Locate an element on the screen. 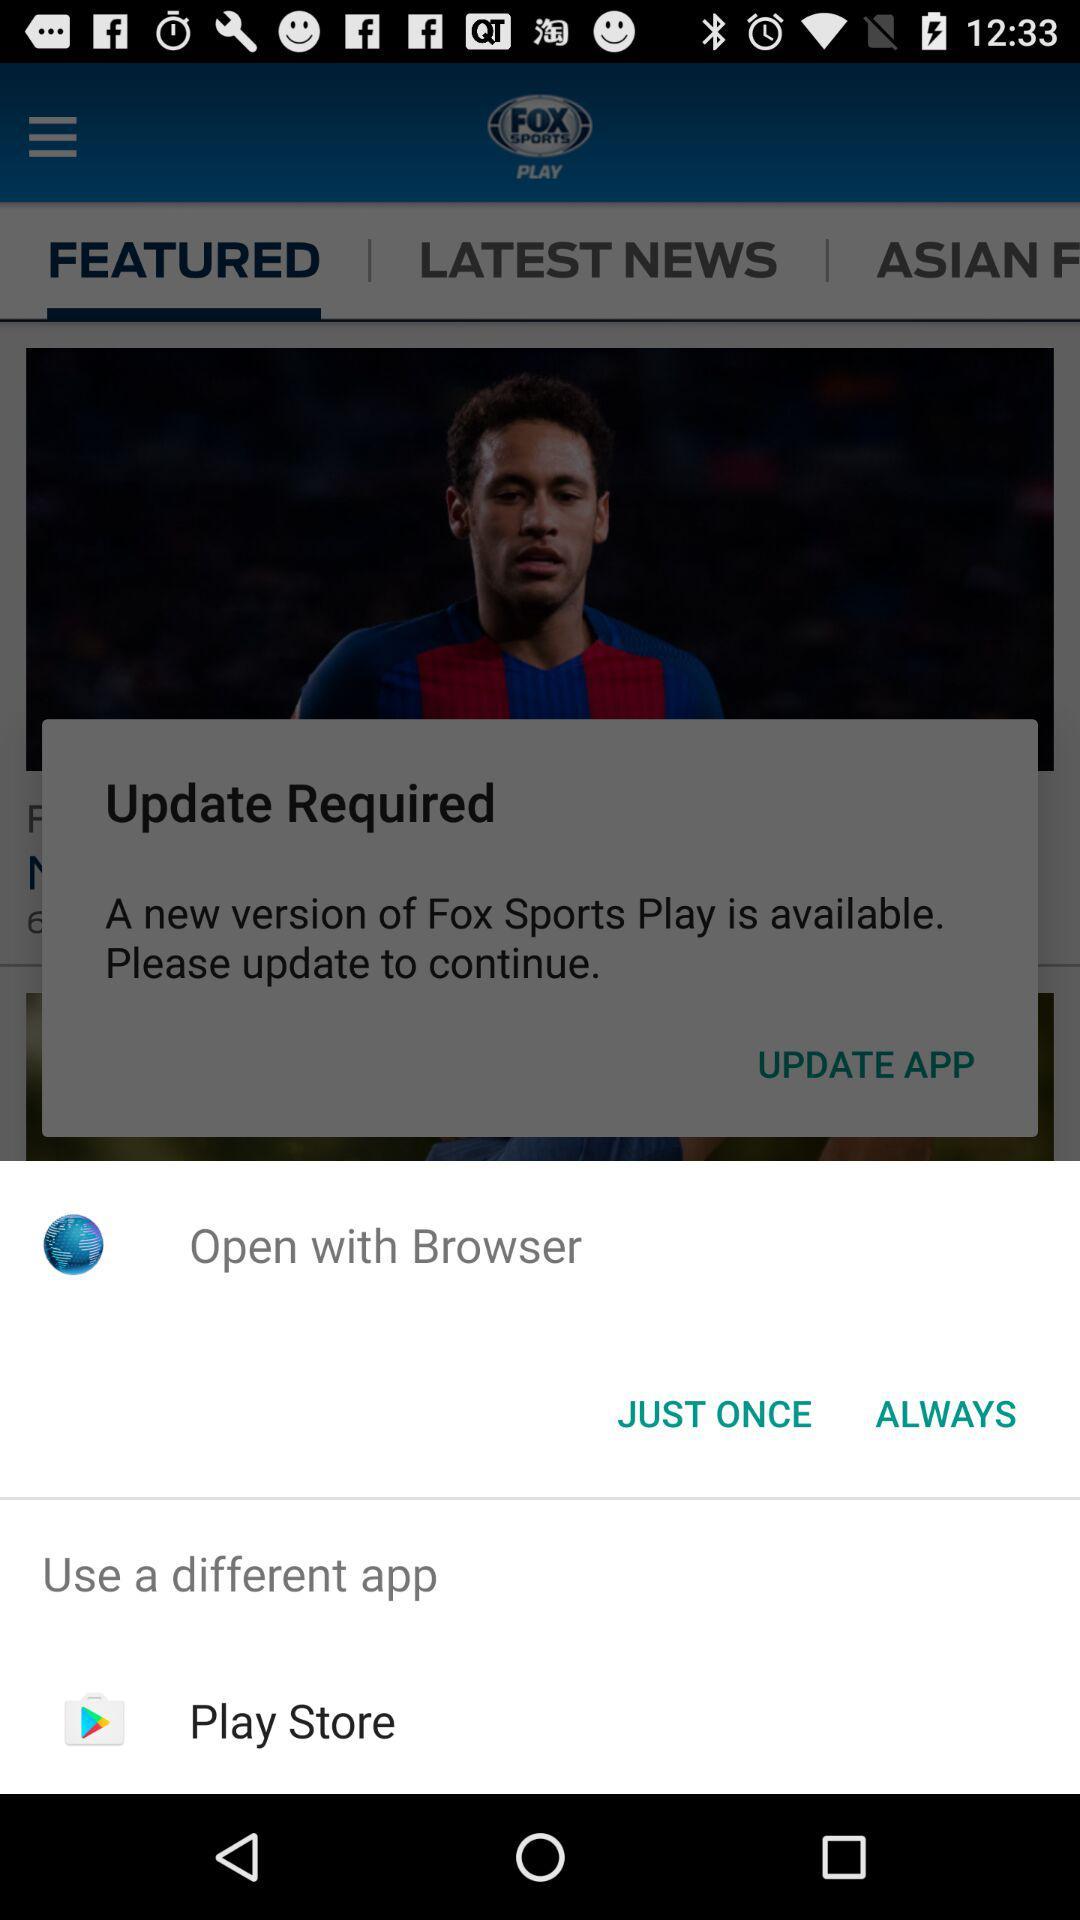 Image resolution: width=1080 pixels, height=1920 pixels. the play store icon is located at coordinates (292, 1719).